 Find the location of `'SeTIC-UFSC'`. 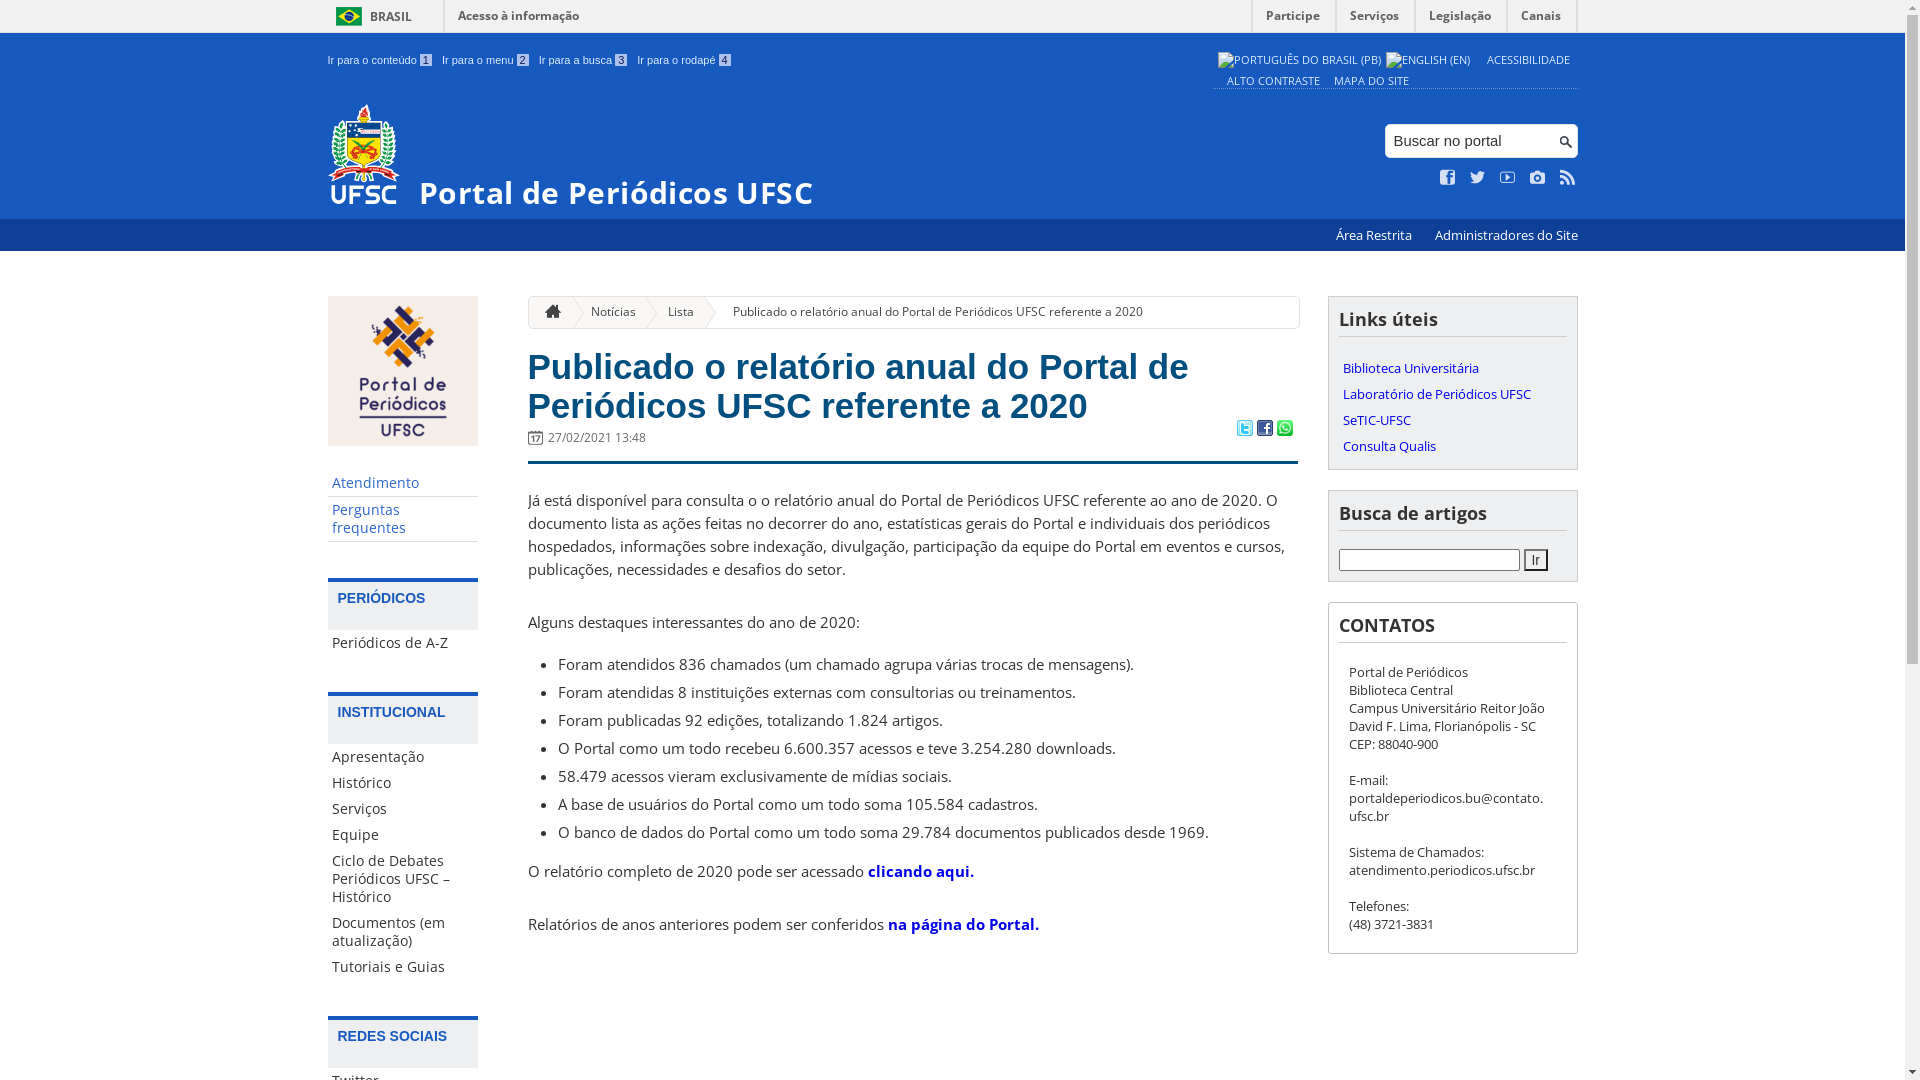

'SeTIC-UFSC' is located at coordinates (1452, 419).